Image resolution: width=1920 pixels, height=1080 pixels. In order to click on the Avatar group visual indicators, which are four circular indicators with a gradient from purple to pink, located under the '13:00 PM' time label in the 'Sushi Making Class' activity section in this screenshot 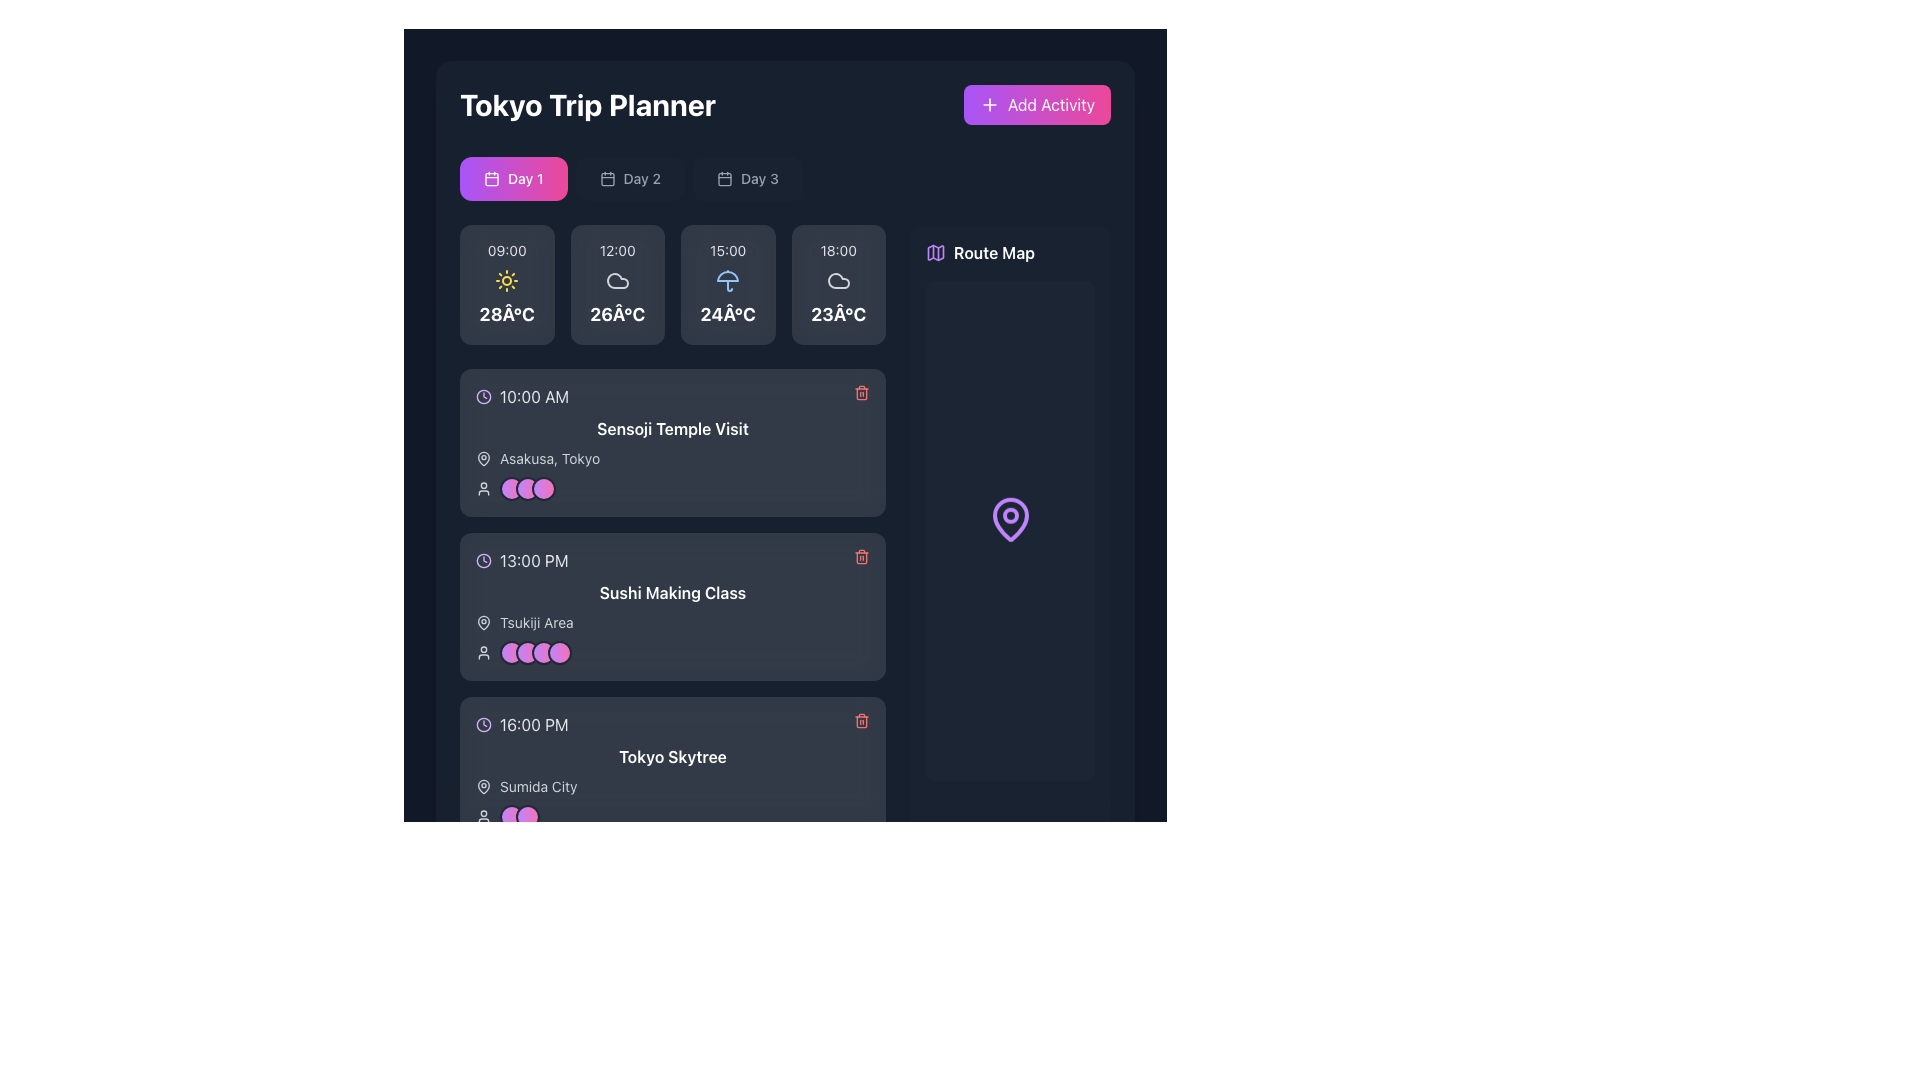, I will do `click(536, 652)`.